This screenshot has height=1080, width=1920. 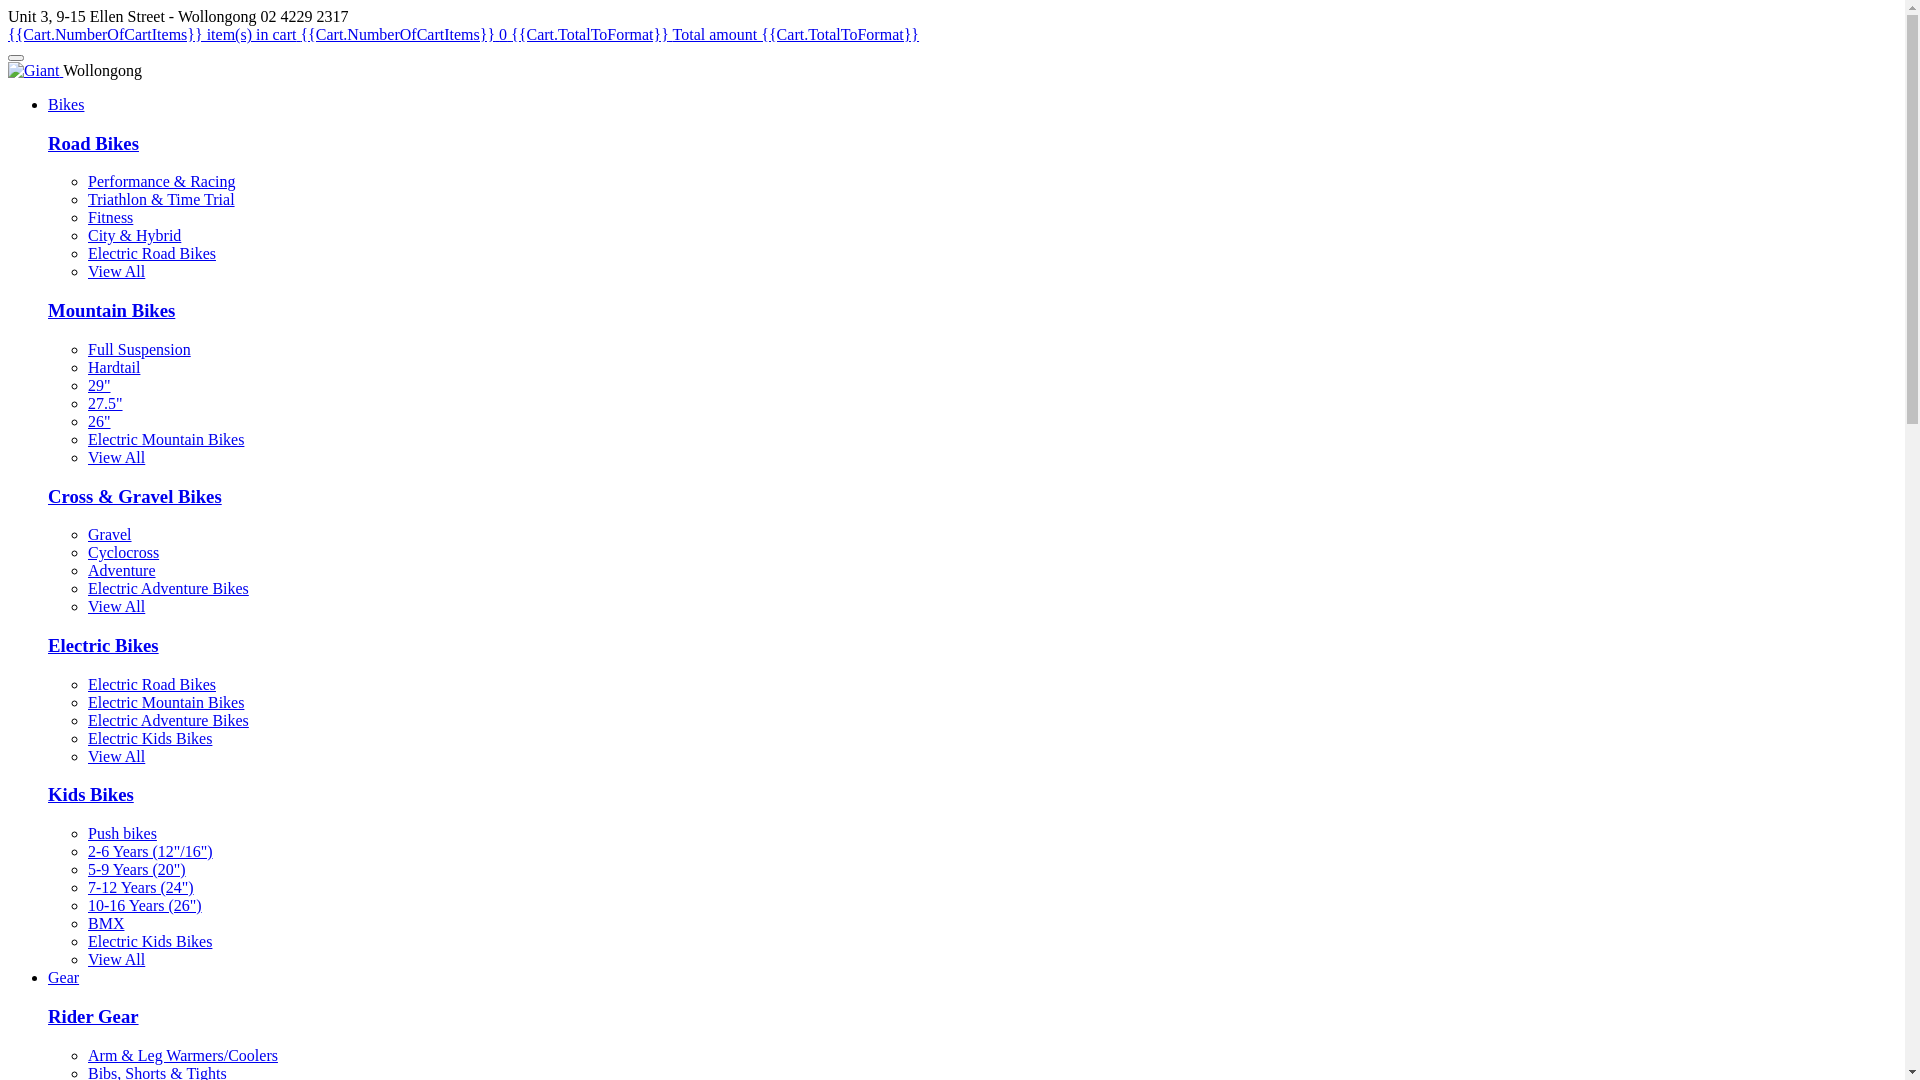 I want to click on '2-6 Years (12"/16")', so click(x=149, y=851).